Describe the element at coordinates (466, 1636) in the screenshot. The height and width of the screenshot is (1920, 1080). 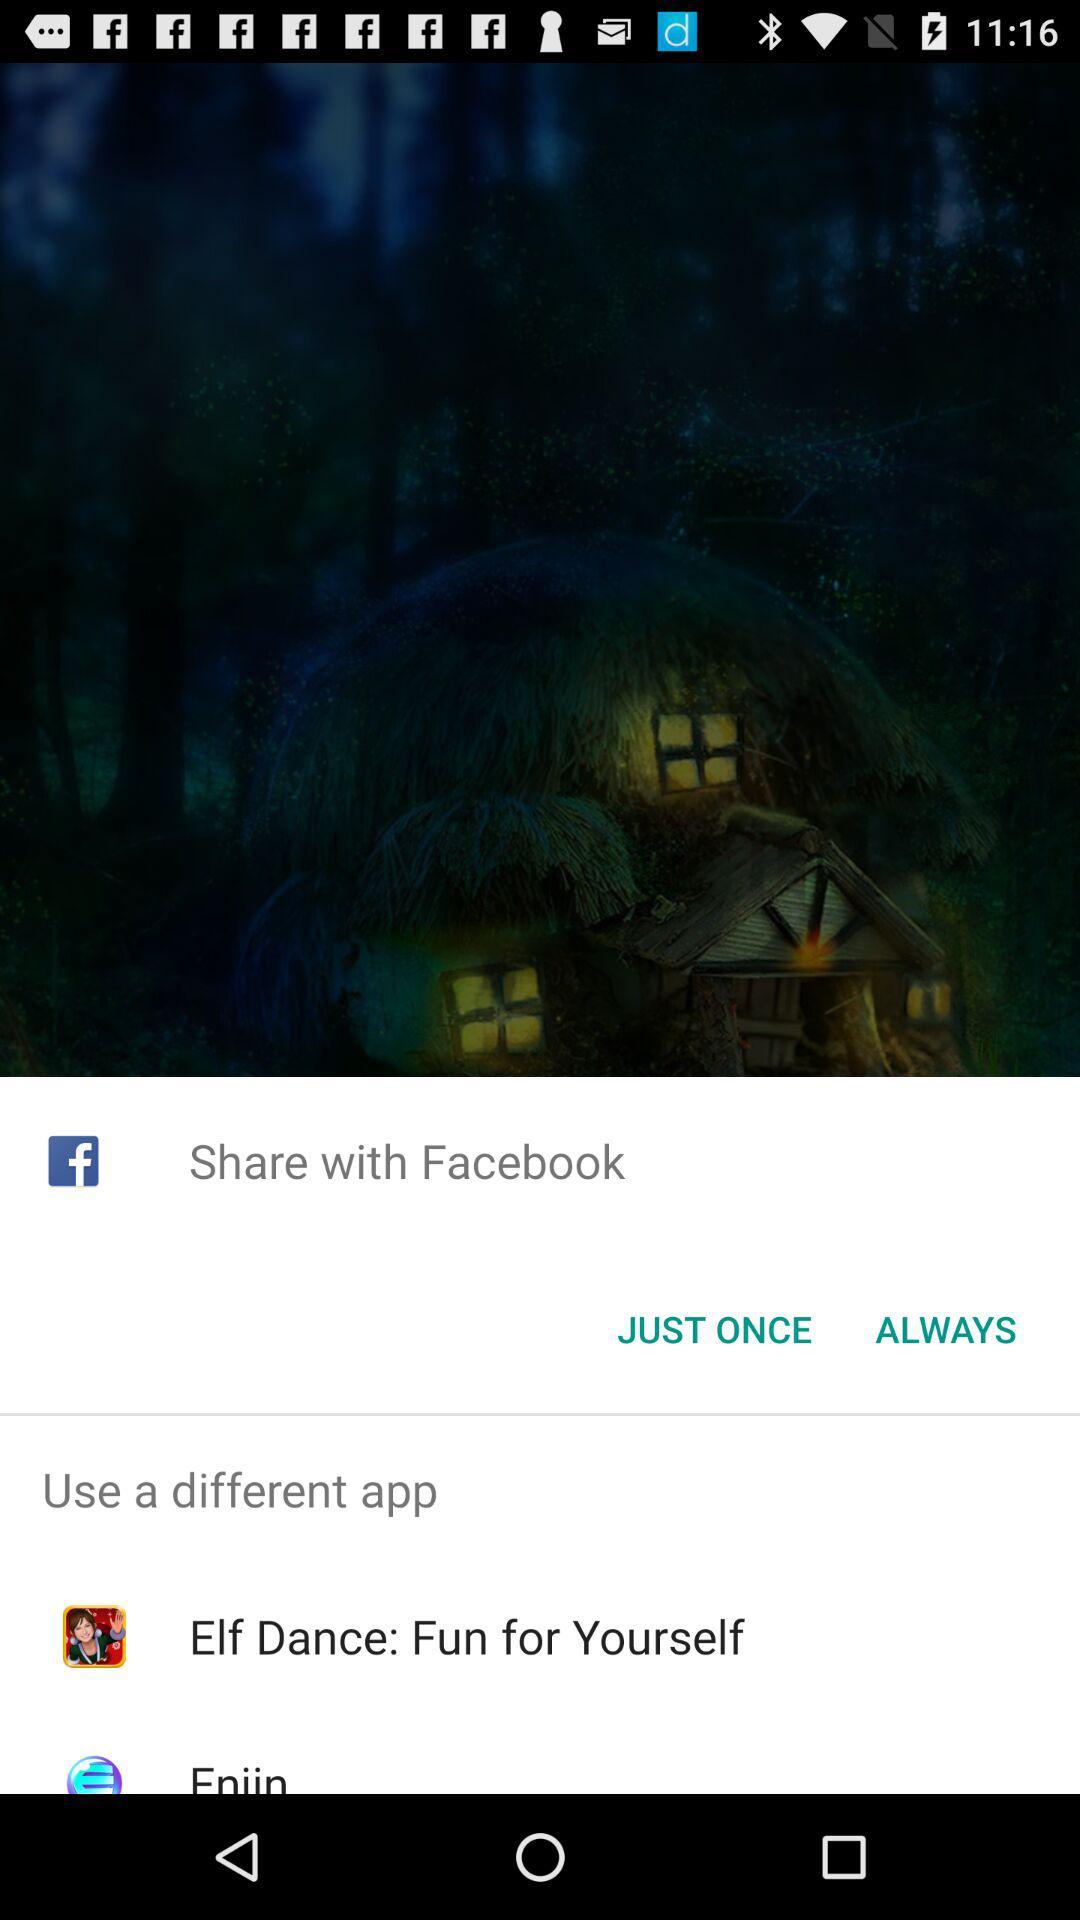
I see `app above enjin app` at that location.